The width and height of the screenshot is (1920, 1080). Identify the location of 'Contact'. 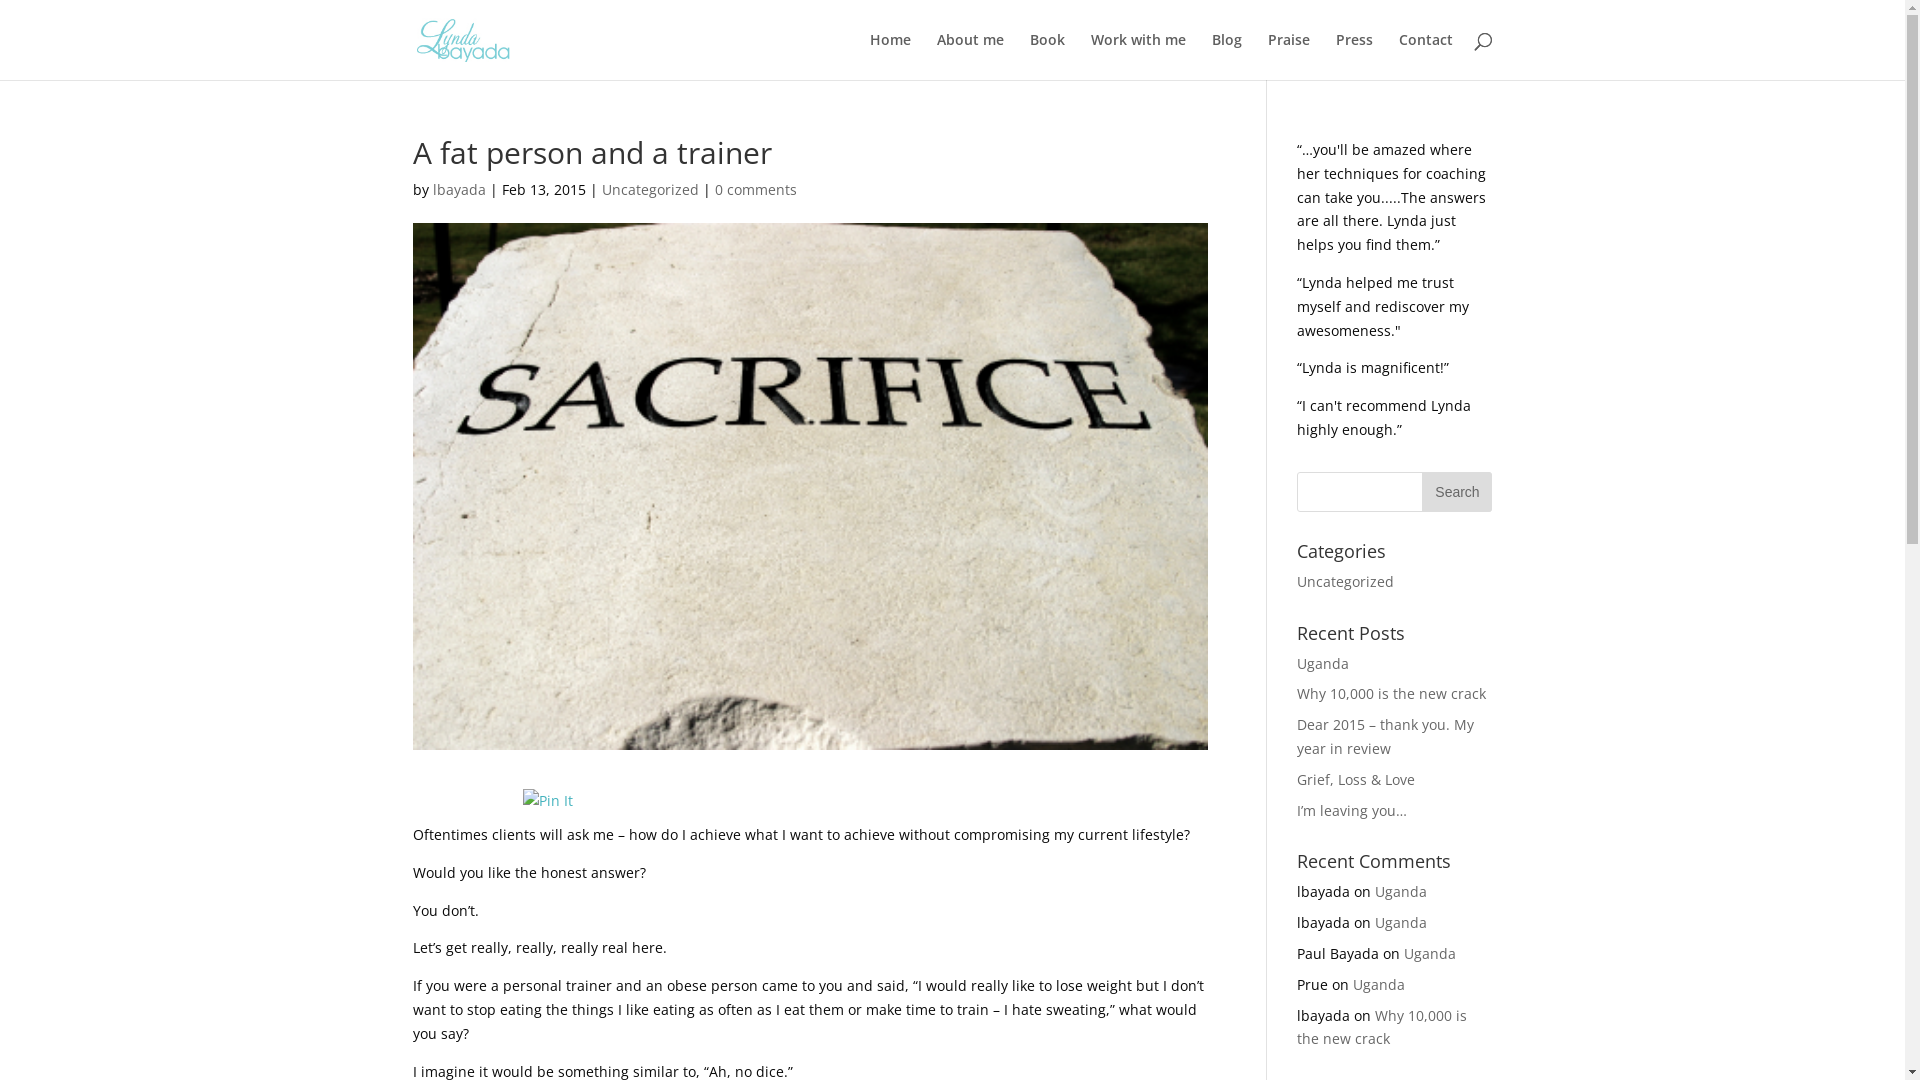
(1396, 55).